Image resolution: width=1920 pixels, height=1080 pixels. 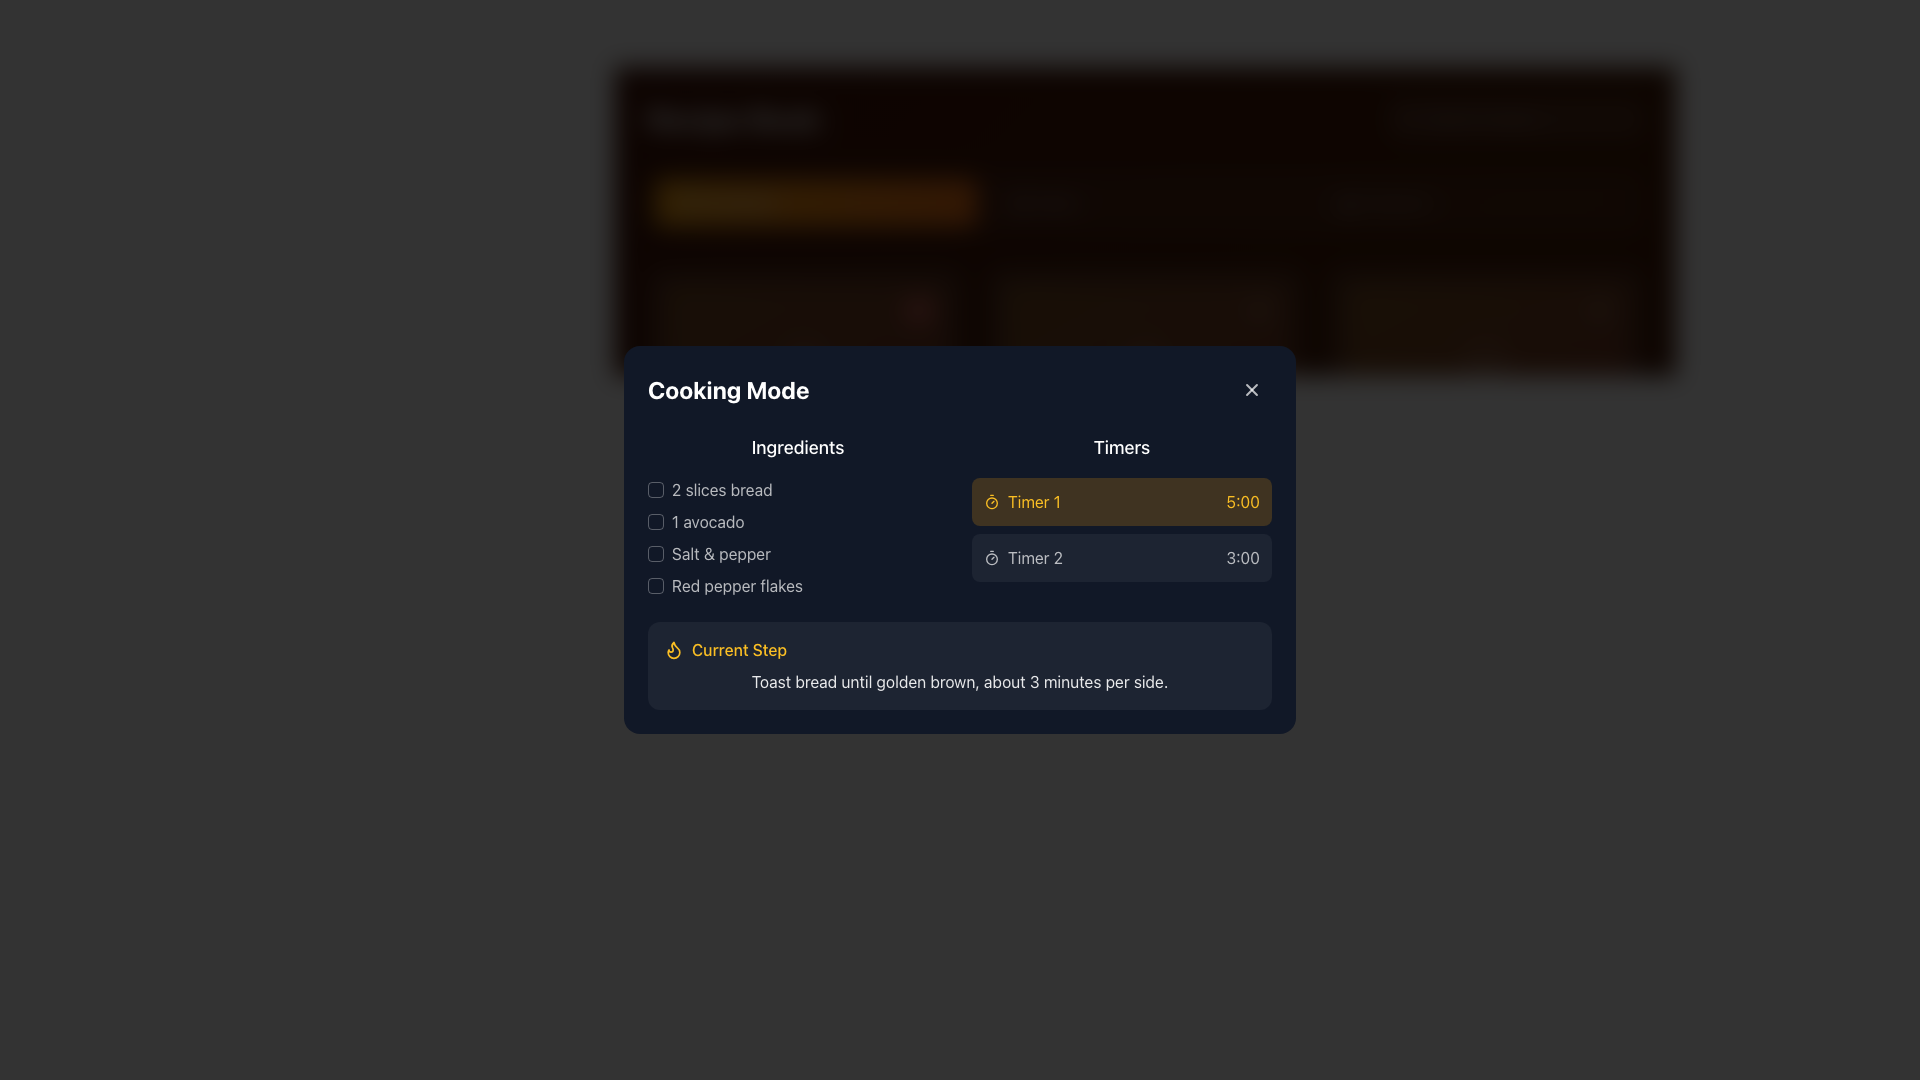 What do you see at coordinates (1199, 472) in the screenshot?
I see `the star icon located next to the 'Timer 1' text in the Timers section, which indicates the Timer 1 feature` at bounding box center [1199, 472].